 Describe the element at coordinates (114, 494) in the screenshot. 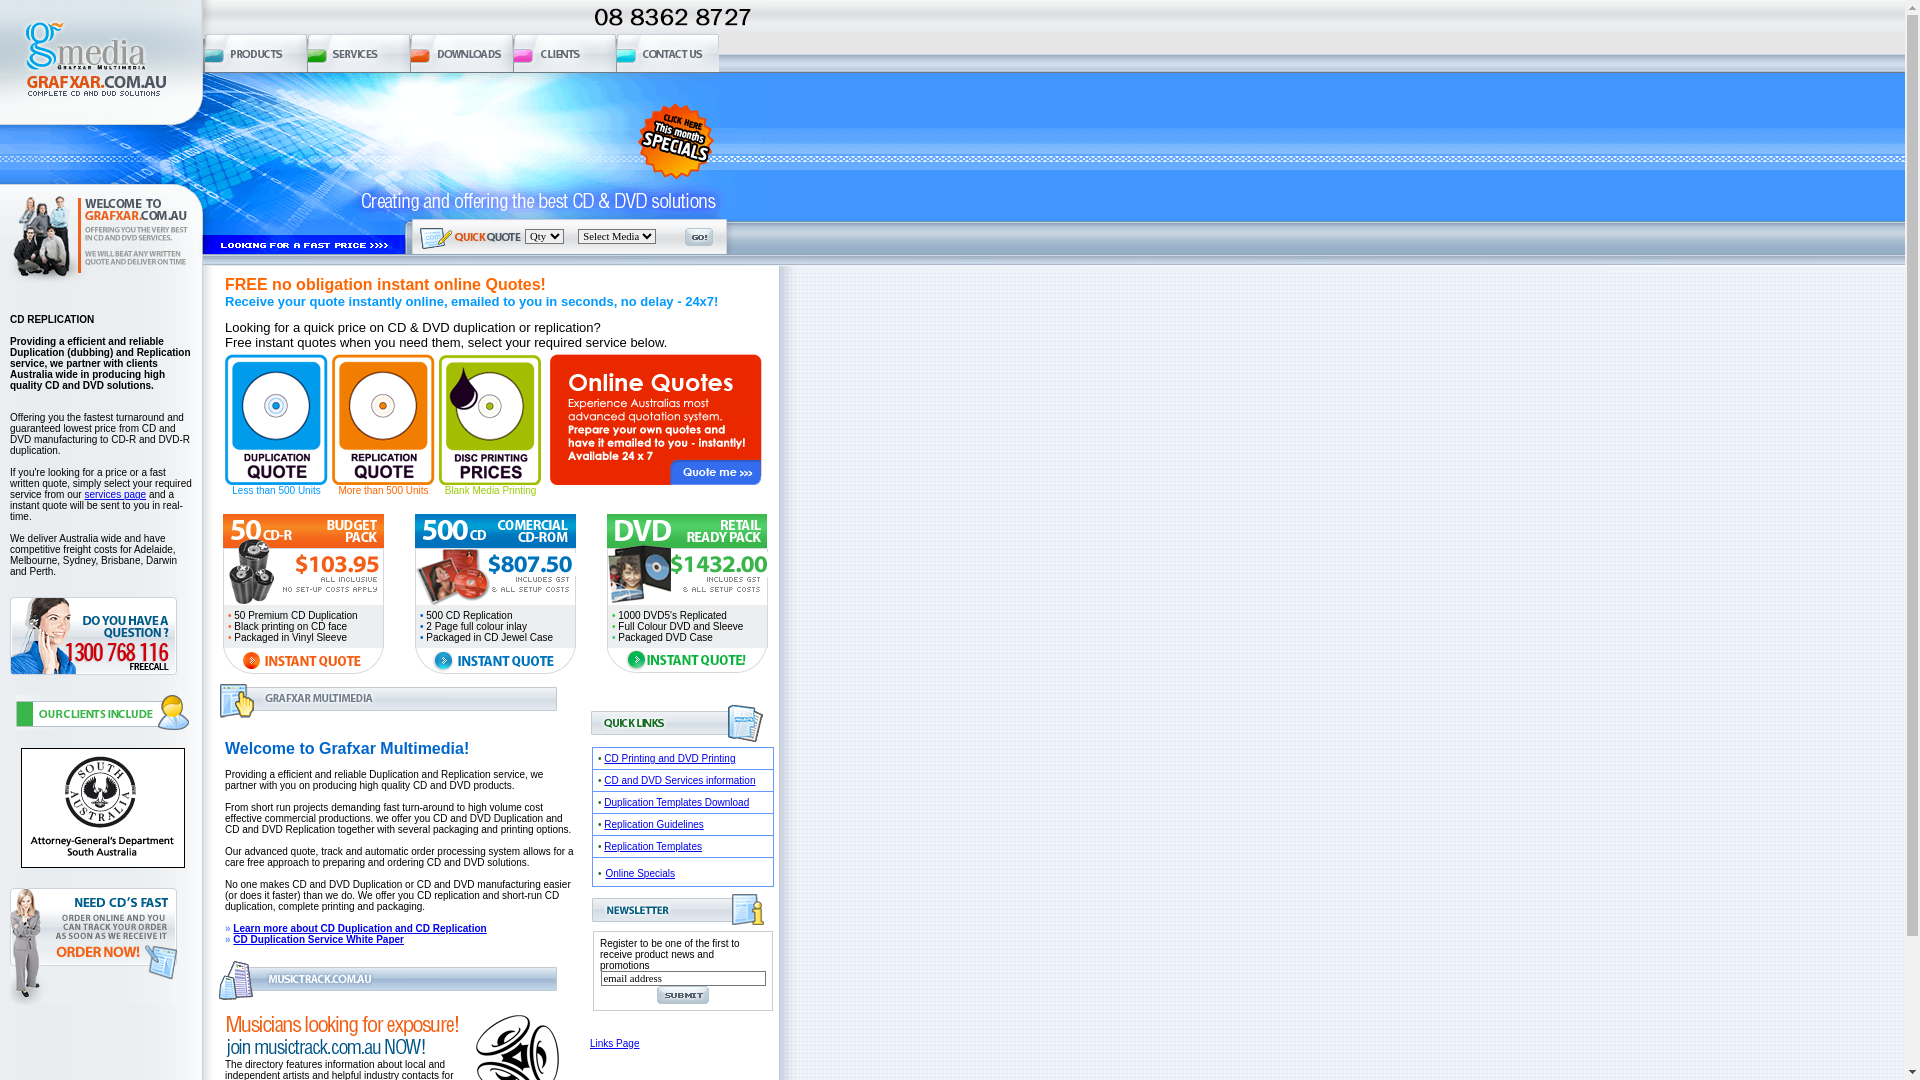

I see `'services page'` at that location.